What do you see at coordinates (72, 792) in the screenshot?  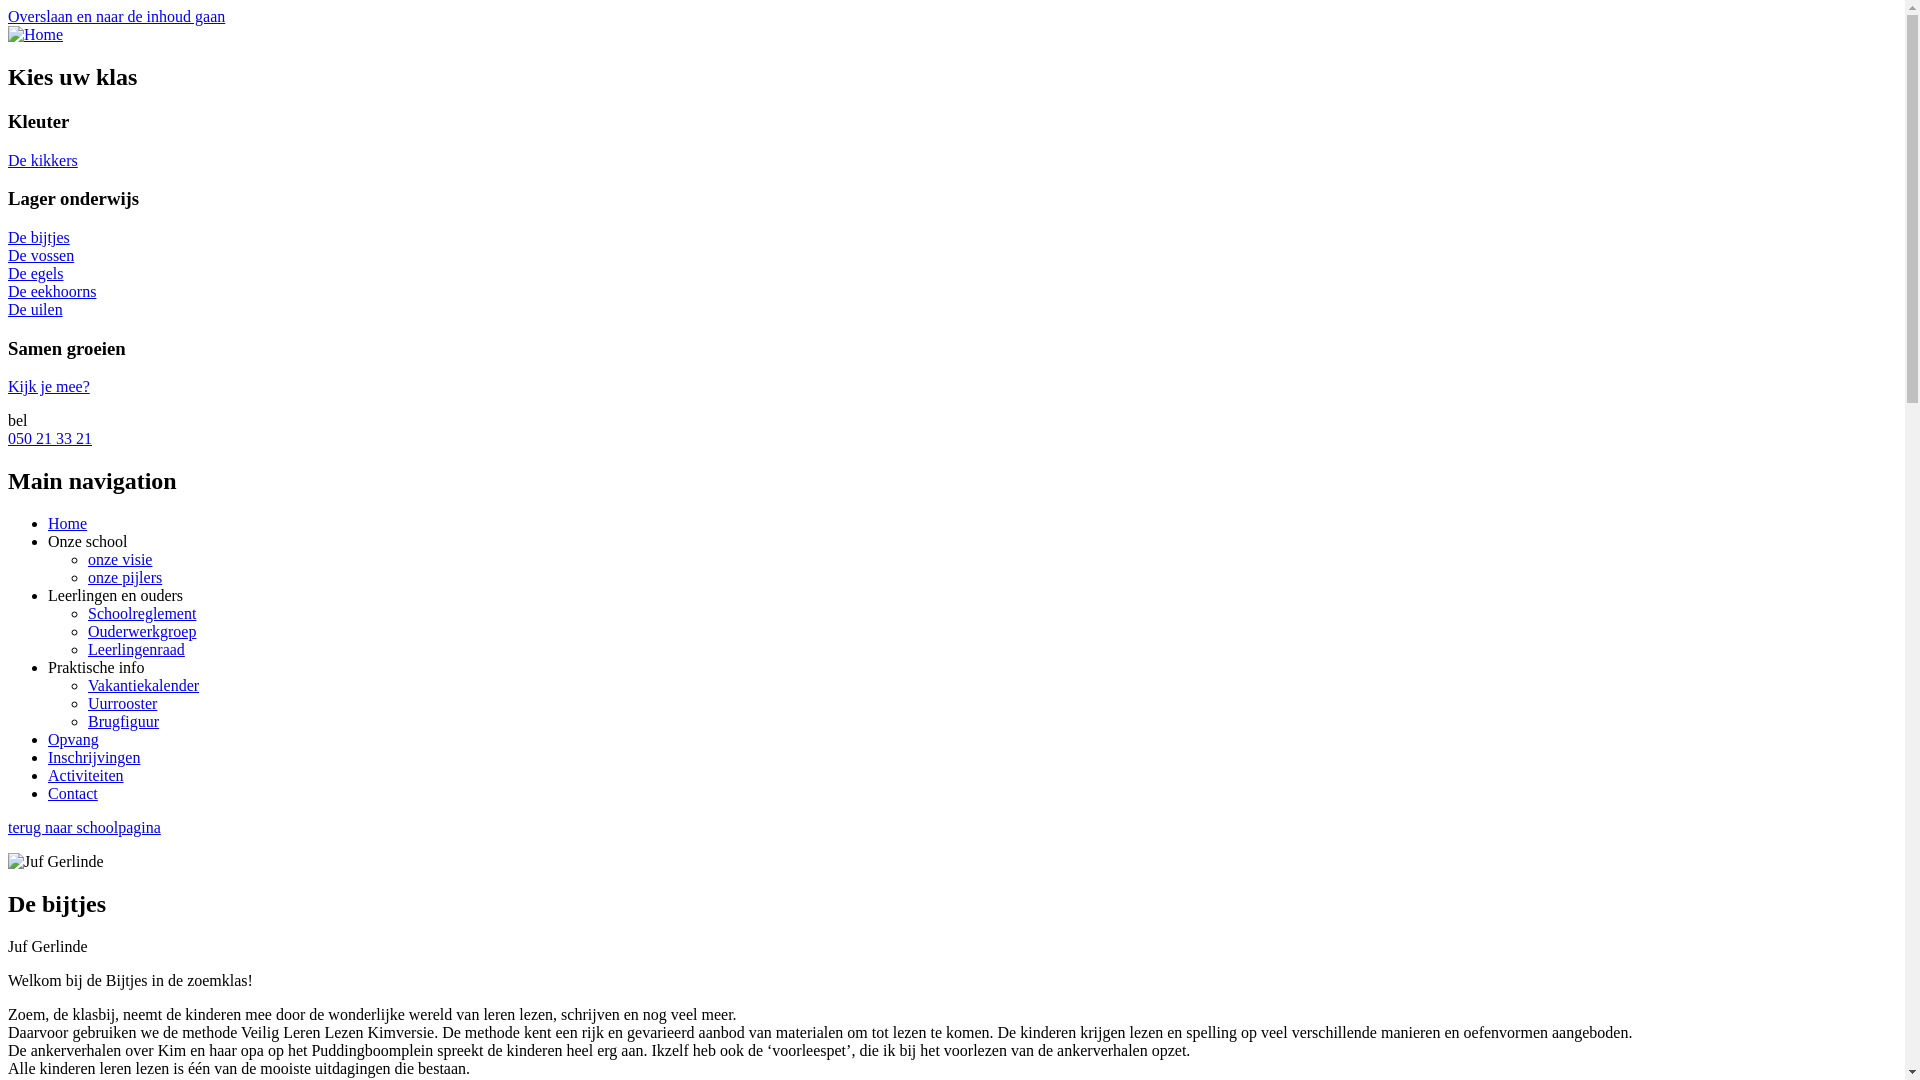 I see `'Contact'` at bounding box center [72, 792].